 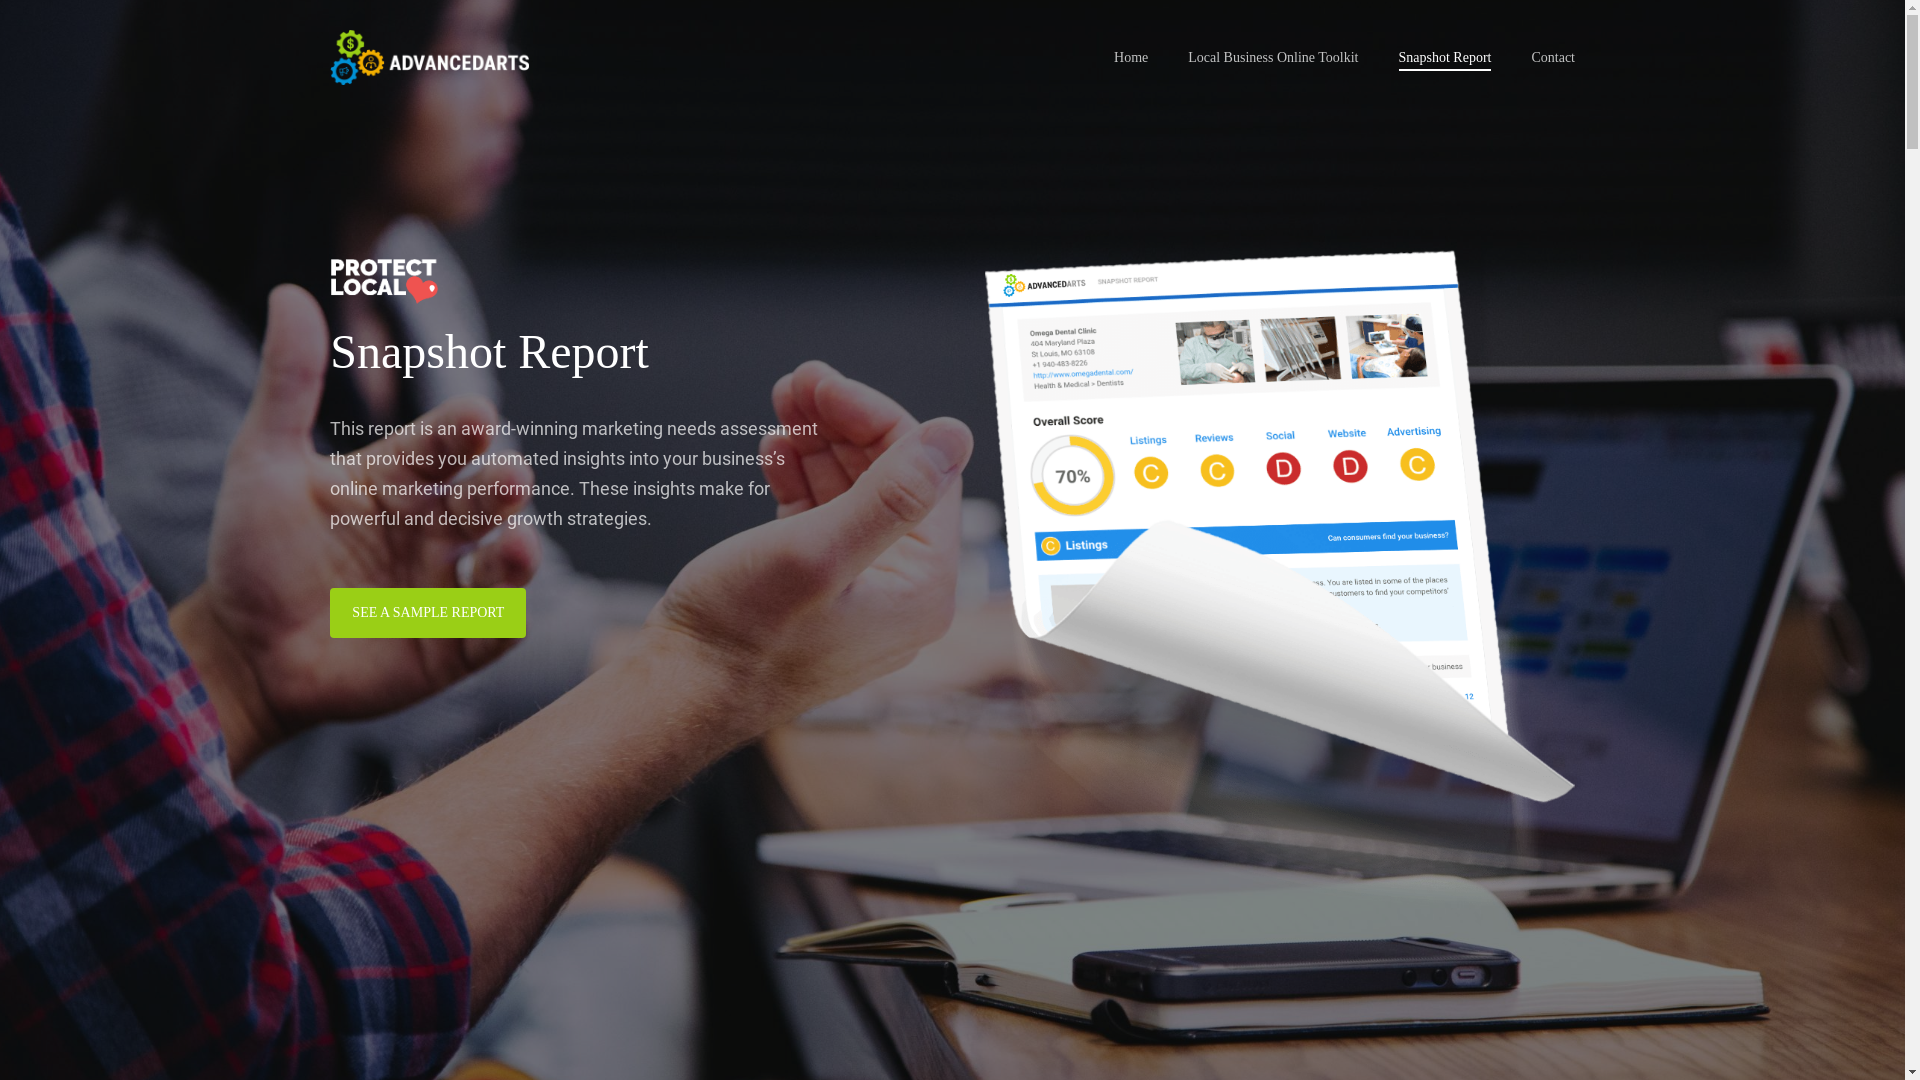 What do you see at coordinates (1552, 56) in the screenshot?
I see `'Contact'` at bounding box center [1552, 56].